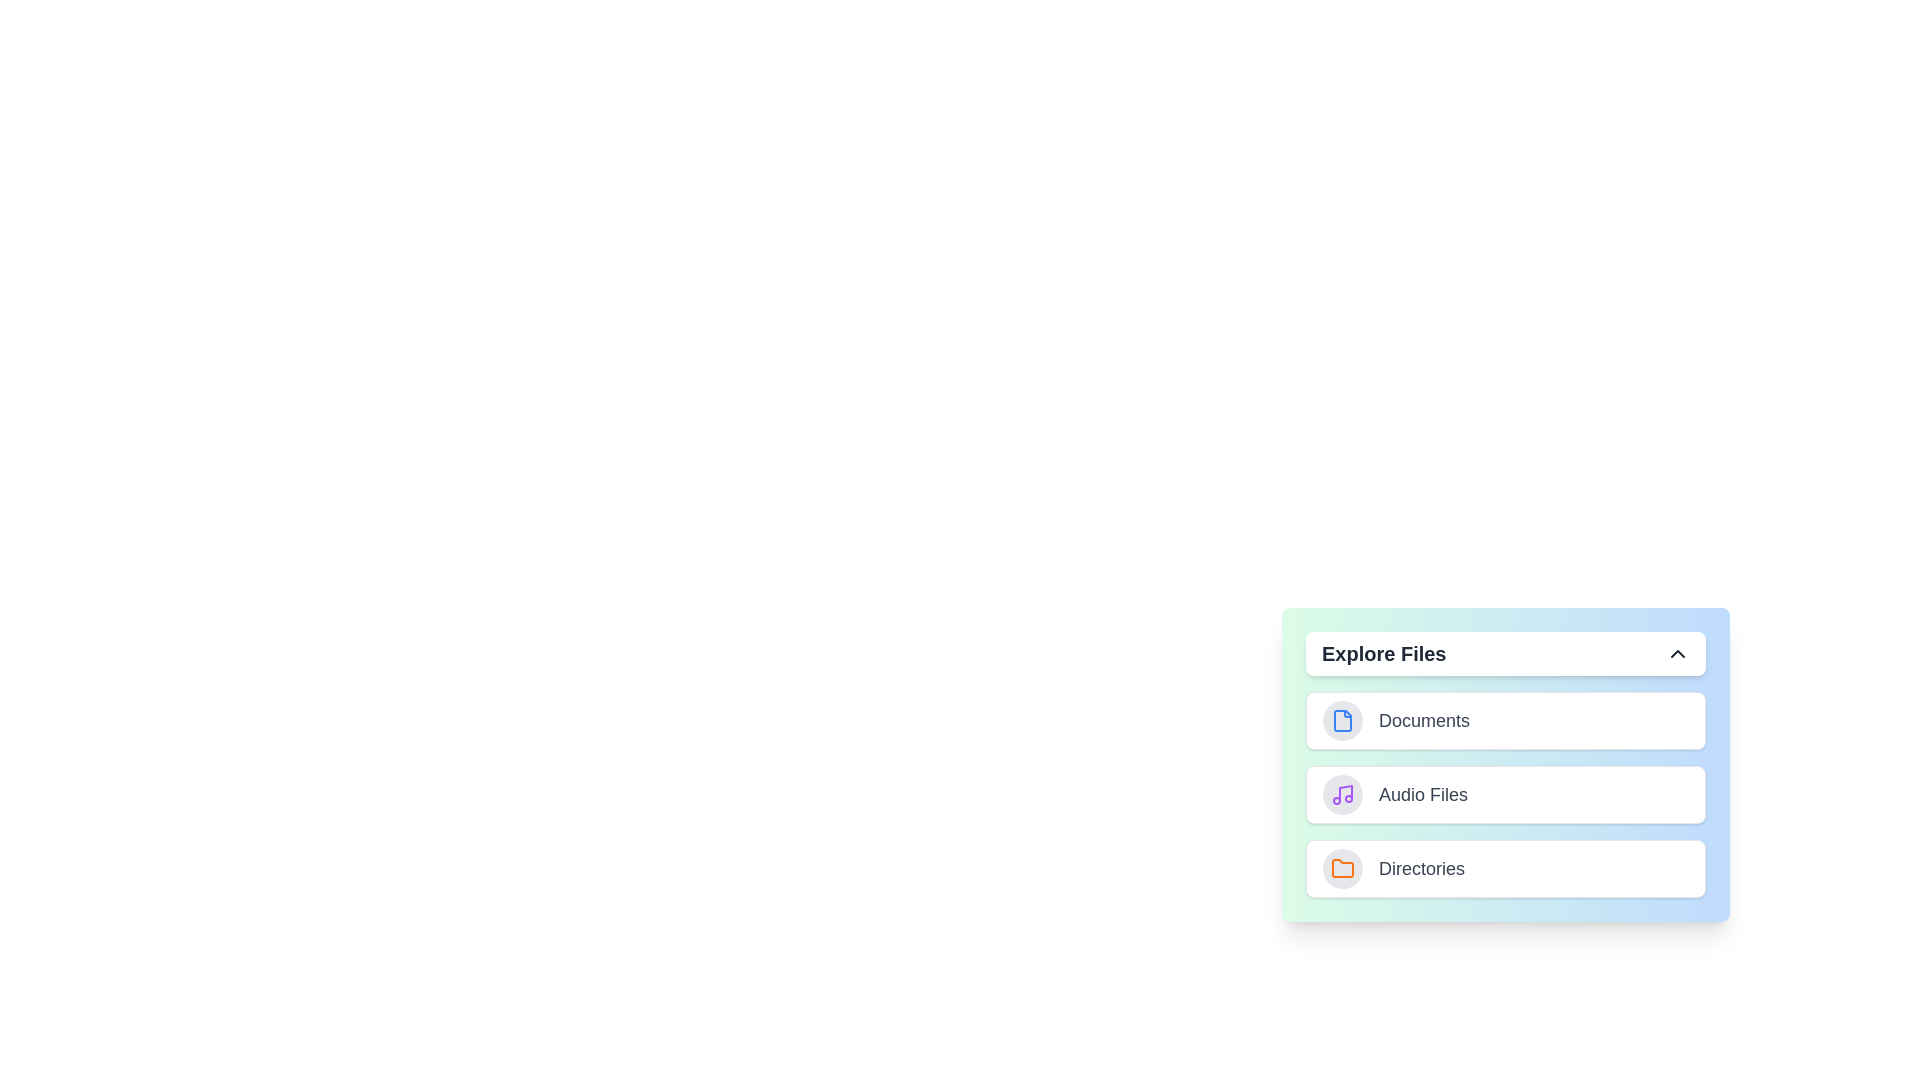 This screenshot has width=1920, height=1080. Describe the element at coordinates (1506, 721) in the screenshot. I see `the 'Documents' category to select it` at that location.